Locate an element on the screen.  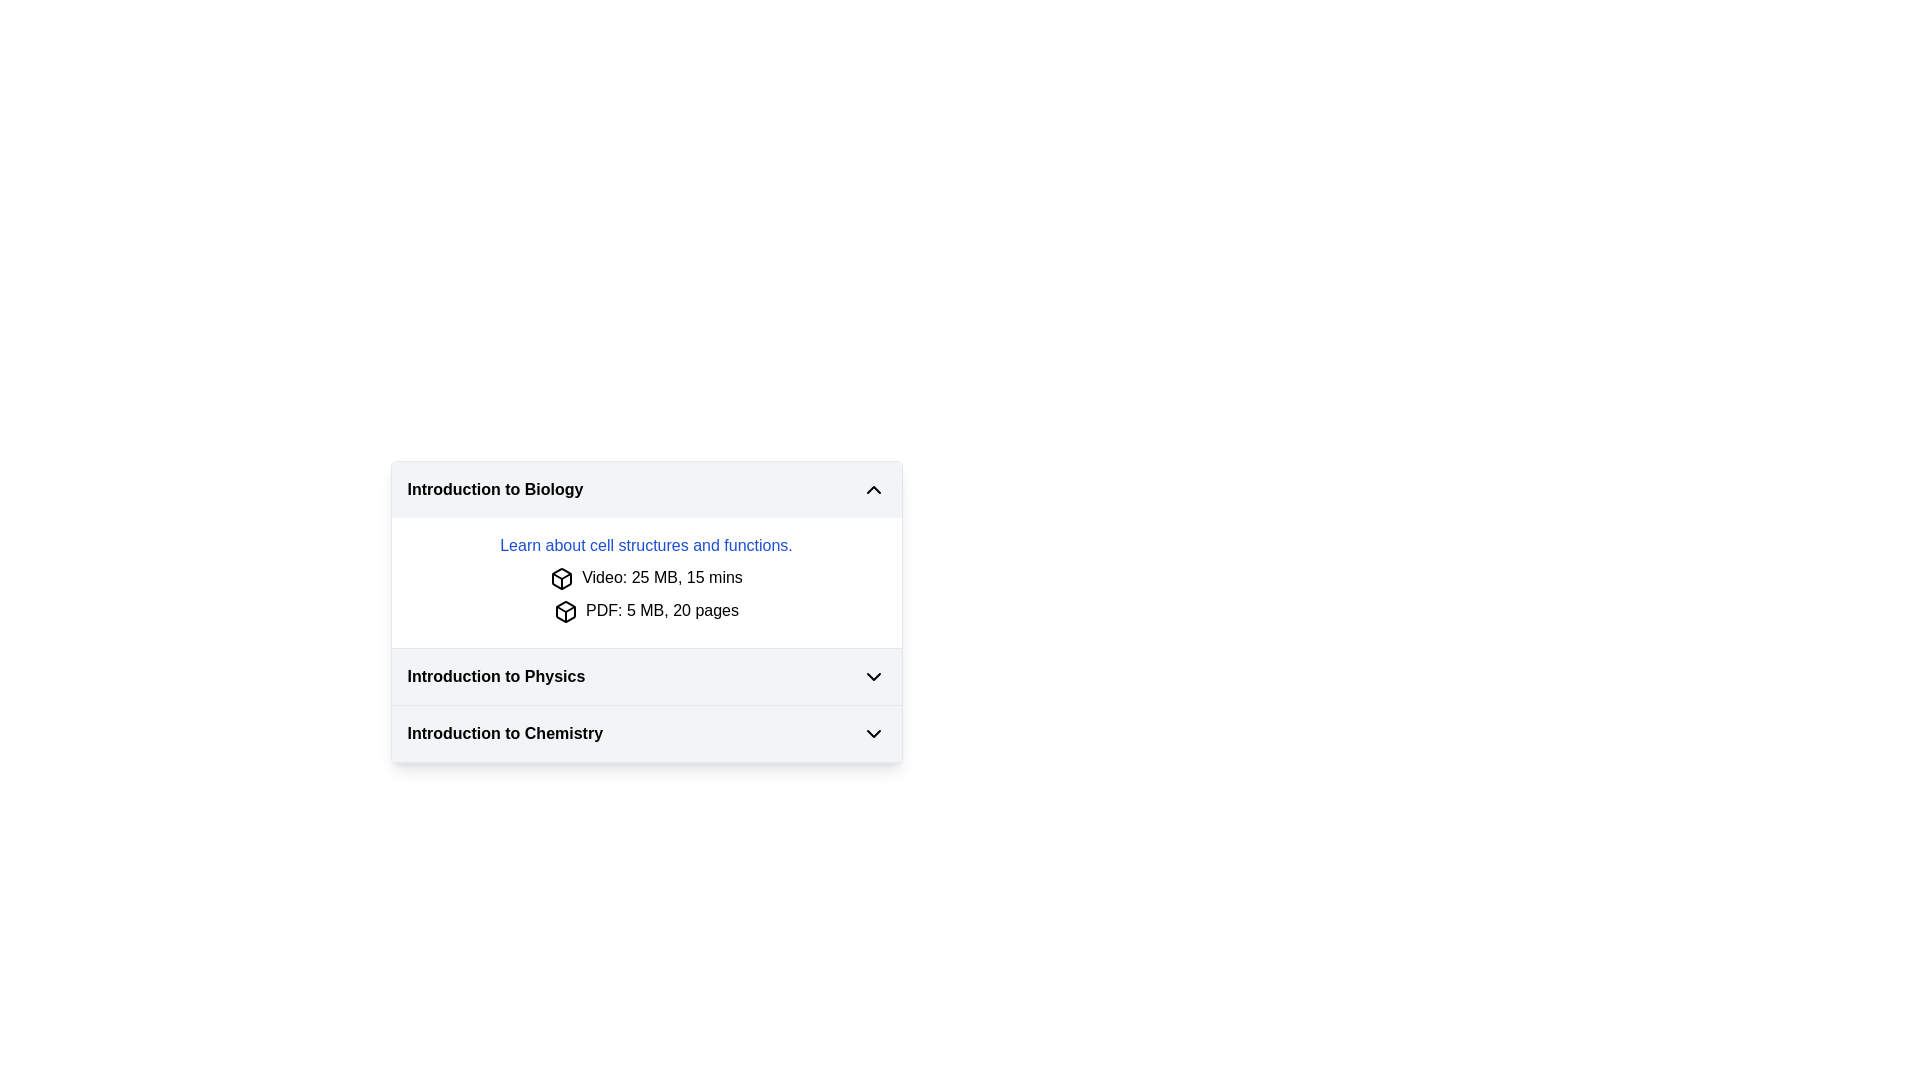
the black cube-shaped icon located in the details section of the 'Introduction to Biology' module, adjacent to the 'Video: 25 MB, 15 mins' label is located at coordinates (560, 578).